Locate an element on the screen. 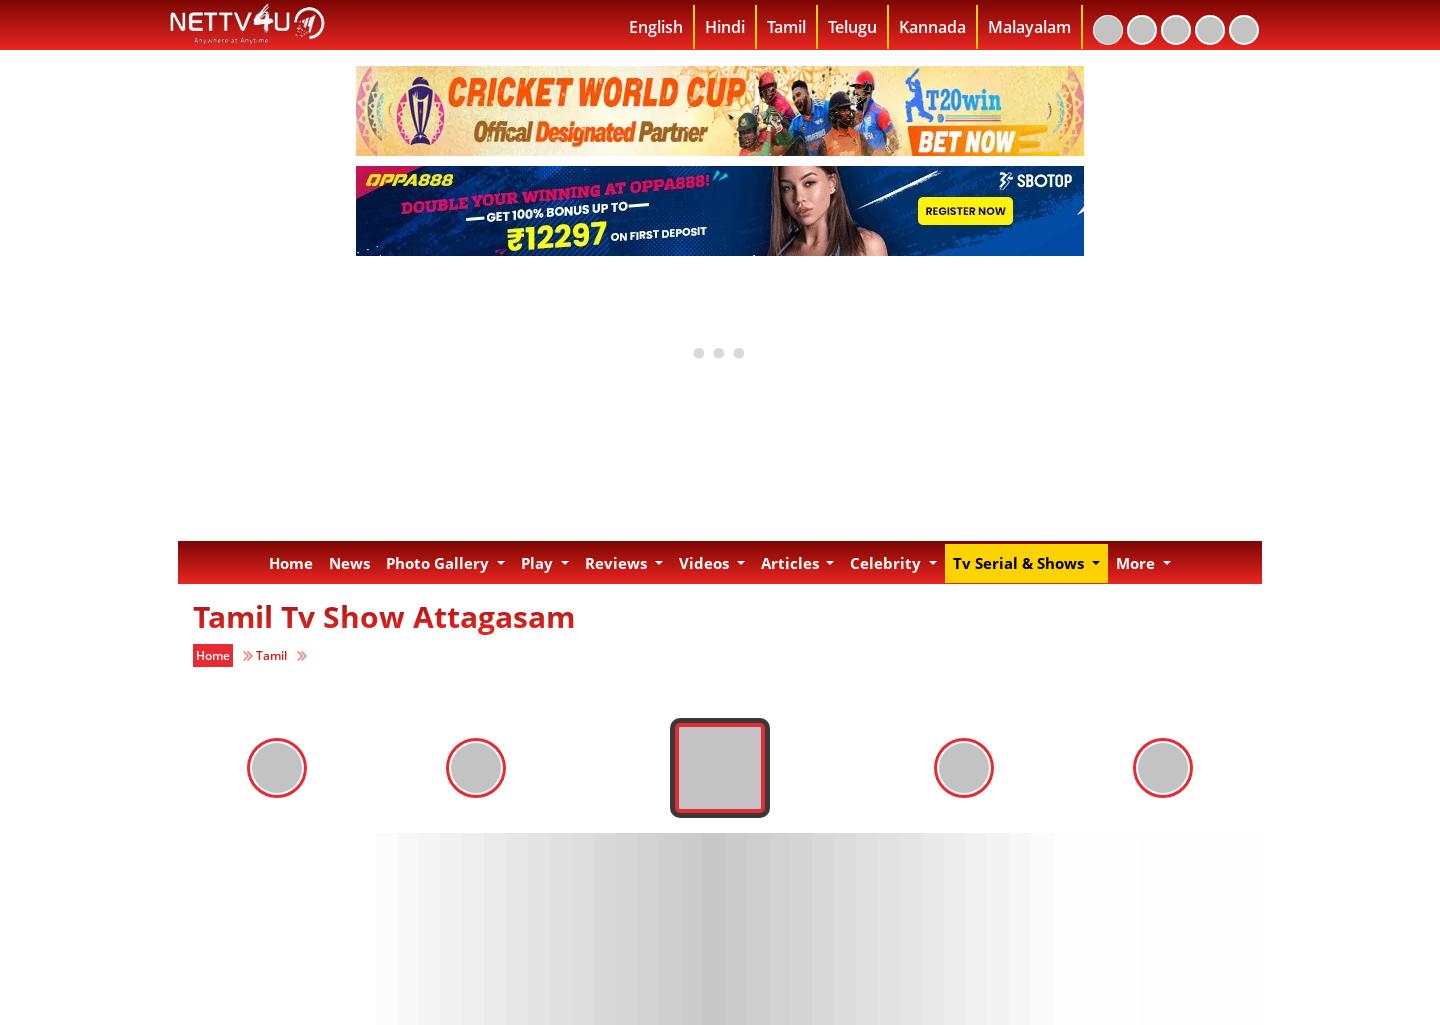 This screenshot has width=1440, height=1025. 'Photo Gallery' is located at coordinates (439, 563).